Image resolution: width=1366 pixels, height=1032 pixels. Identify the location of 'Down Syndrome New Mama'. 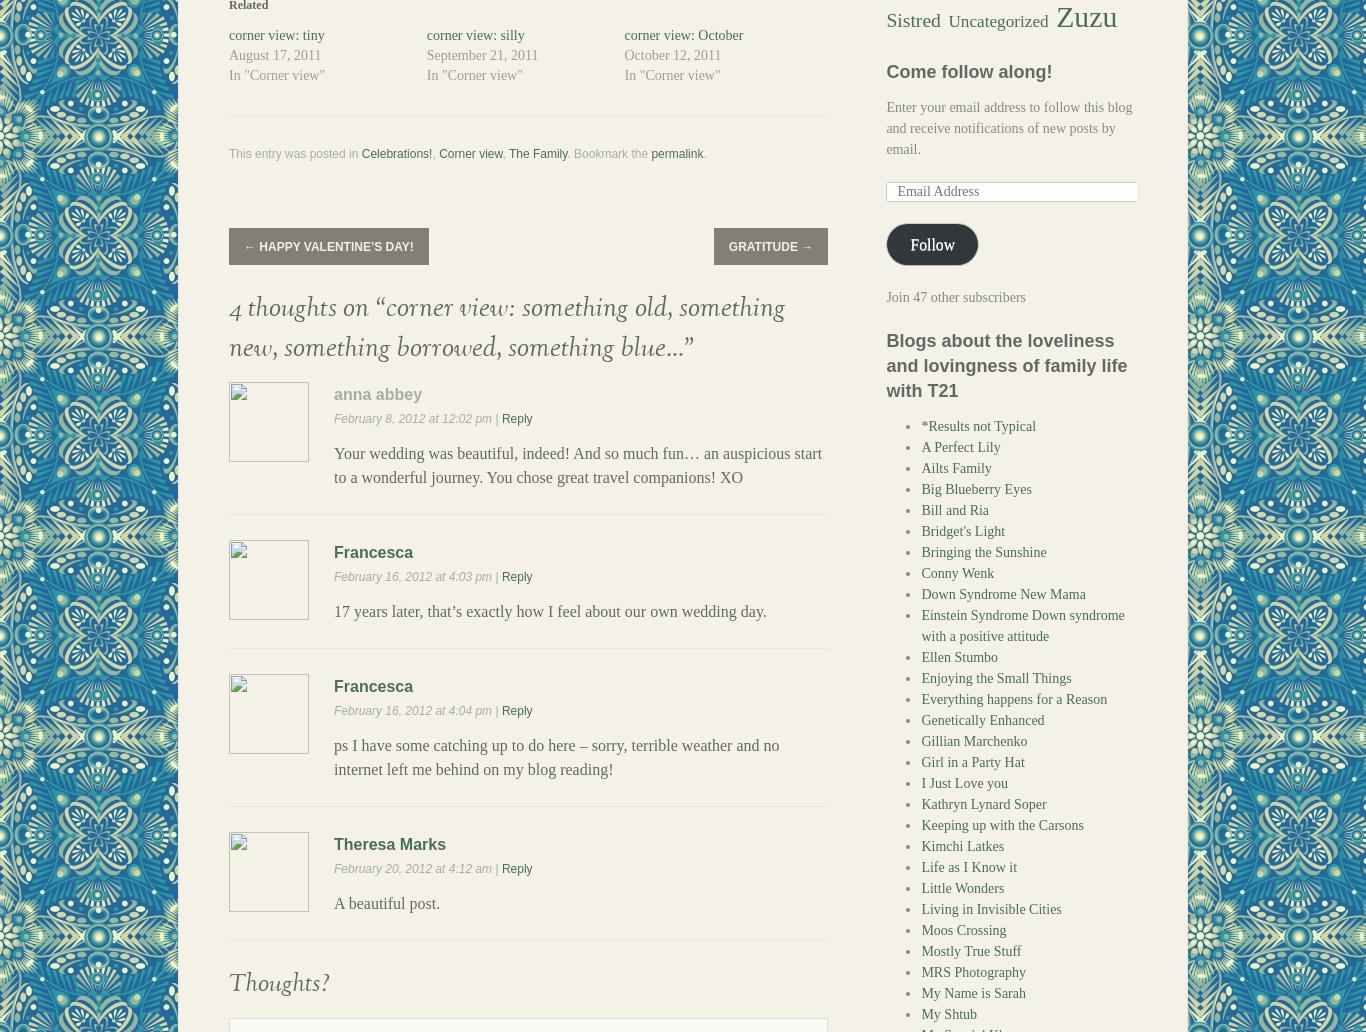
(1003, 594).